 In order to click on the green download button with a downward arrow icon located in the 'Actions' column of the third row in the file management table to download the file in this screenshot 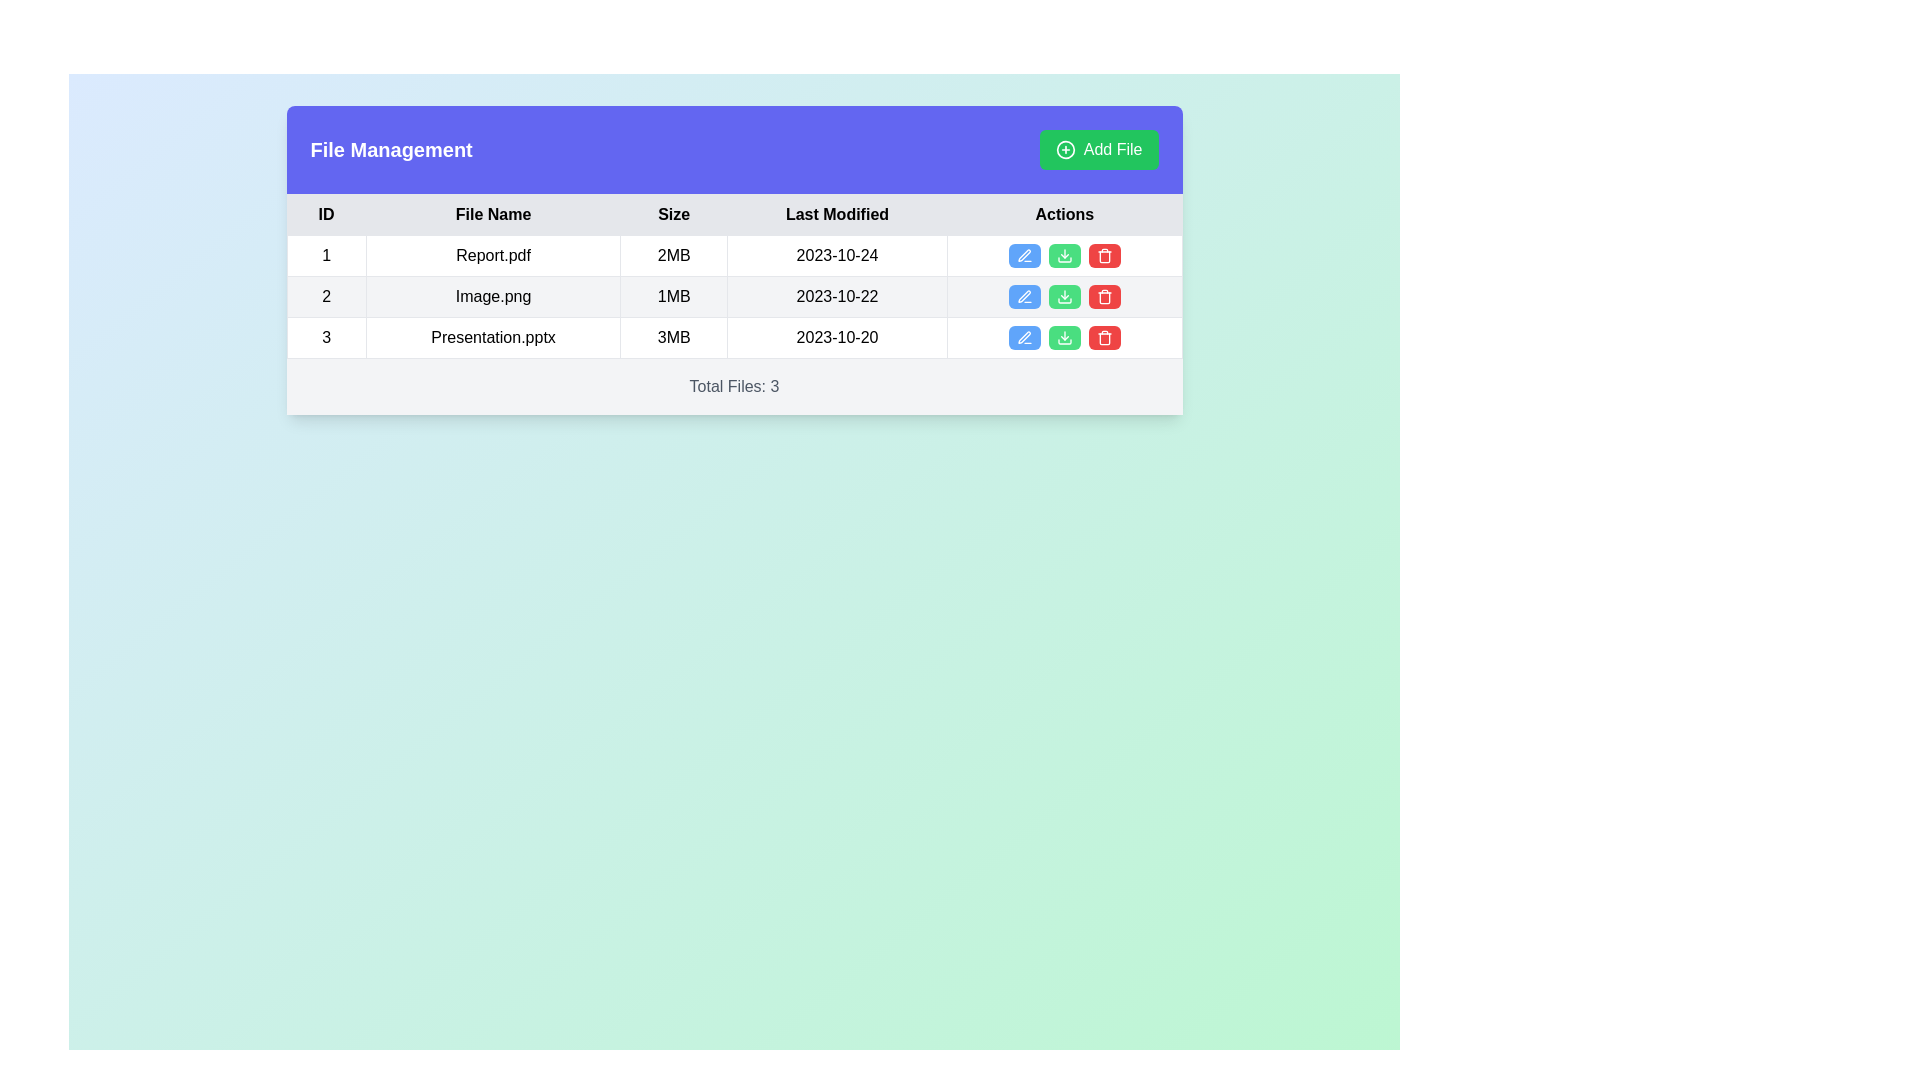, I will do `click(1063, 297)`.